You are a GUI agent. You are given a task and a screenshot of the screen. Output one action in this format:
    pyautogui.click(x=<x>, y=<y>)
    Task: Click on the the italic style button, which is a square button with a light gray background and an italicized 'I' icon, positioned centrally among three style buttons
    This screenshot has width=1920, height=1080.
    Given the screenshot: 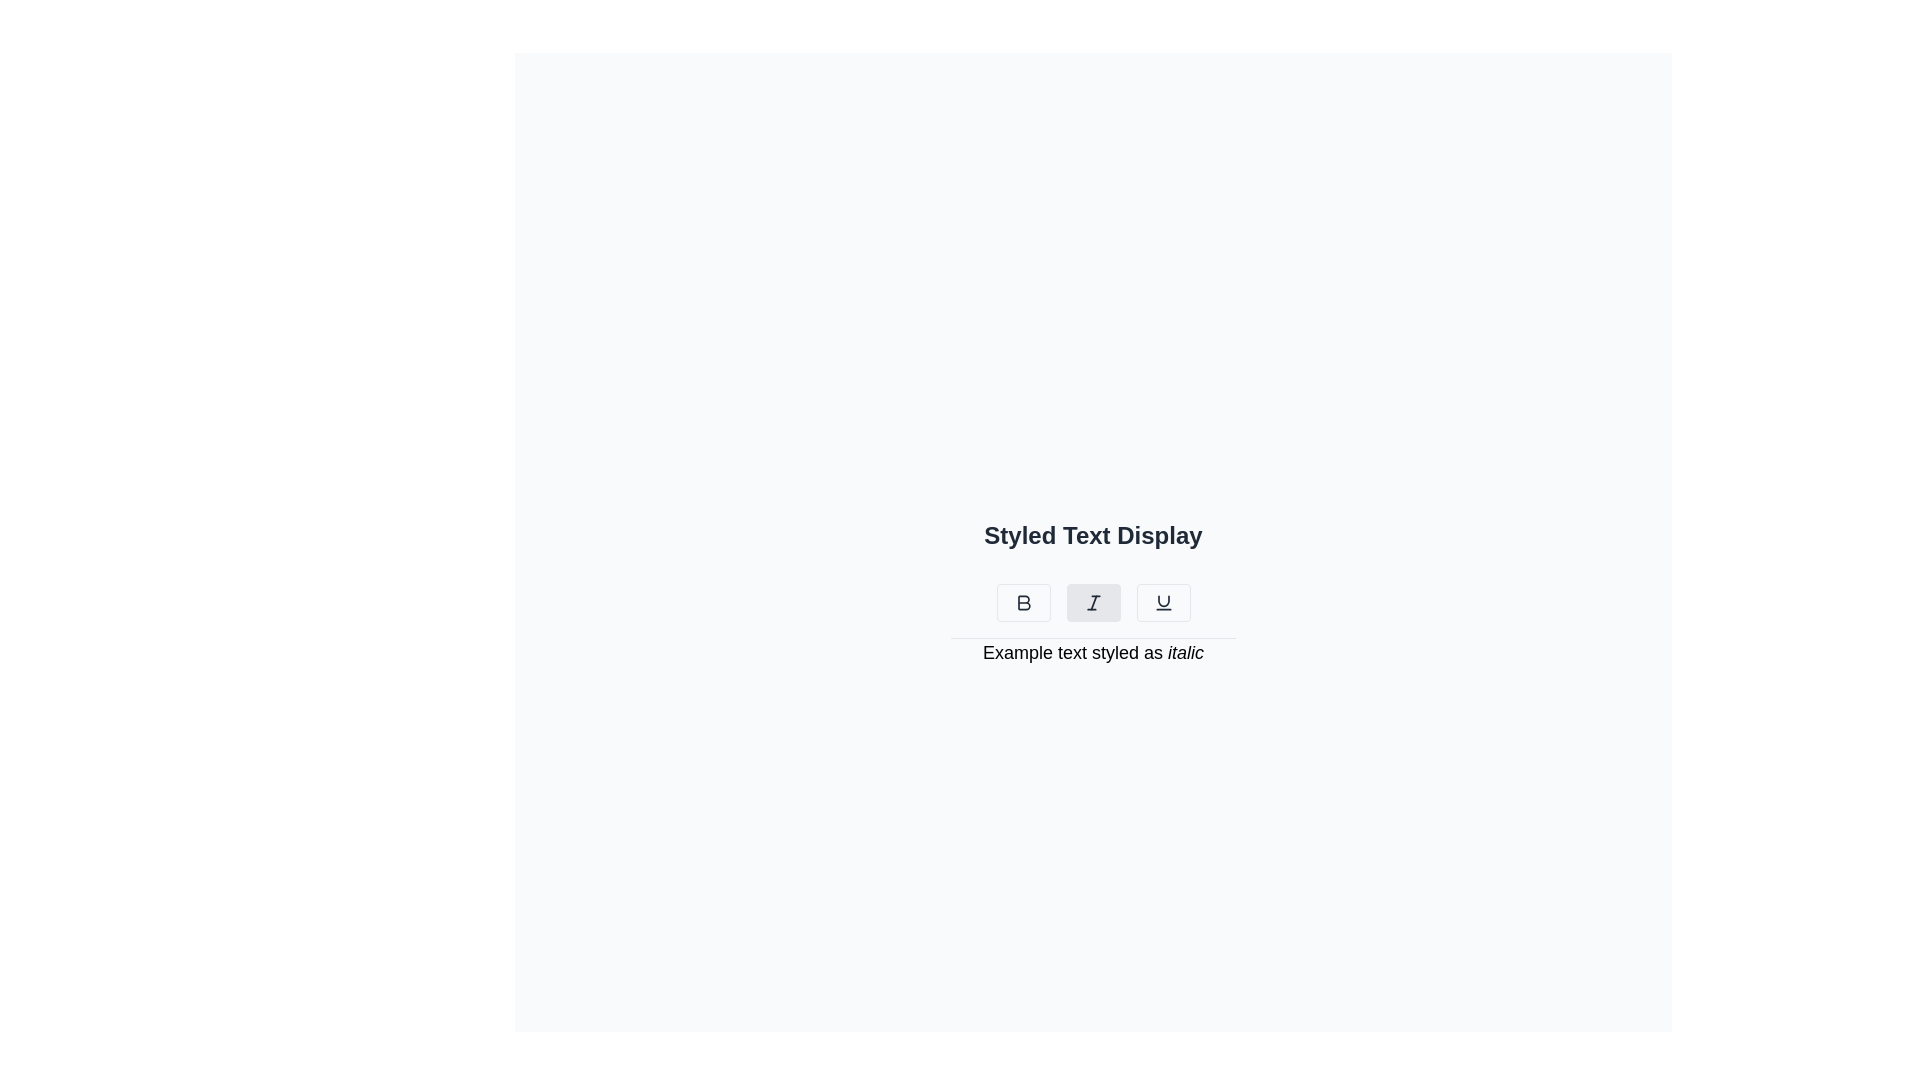 What is the action you would take?
    pyautogui.click(x=1092, y=601)
    